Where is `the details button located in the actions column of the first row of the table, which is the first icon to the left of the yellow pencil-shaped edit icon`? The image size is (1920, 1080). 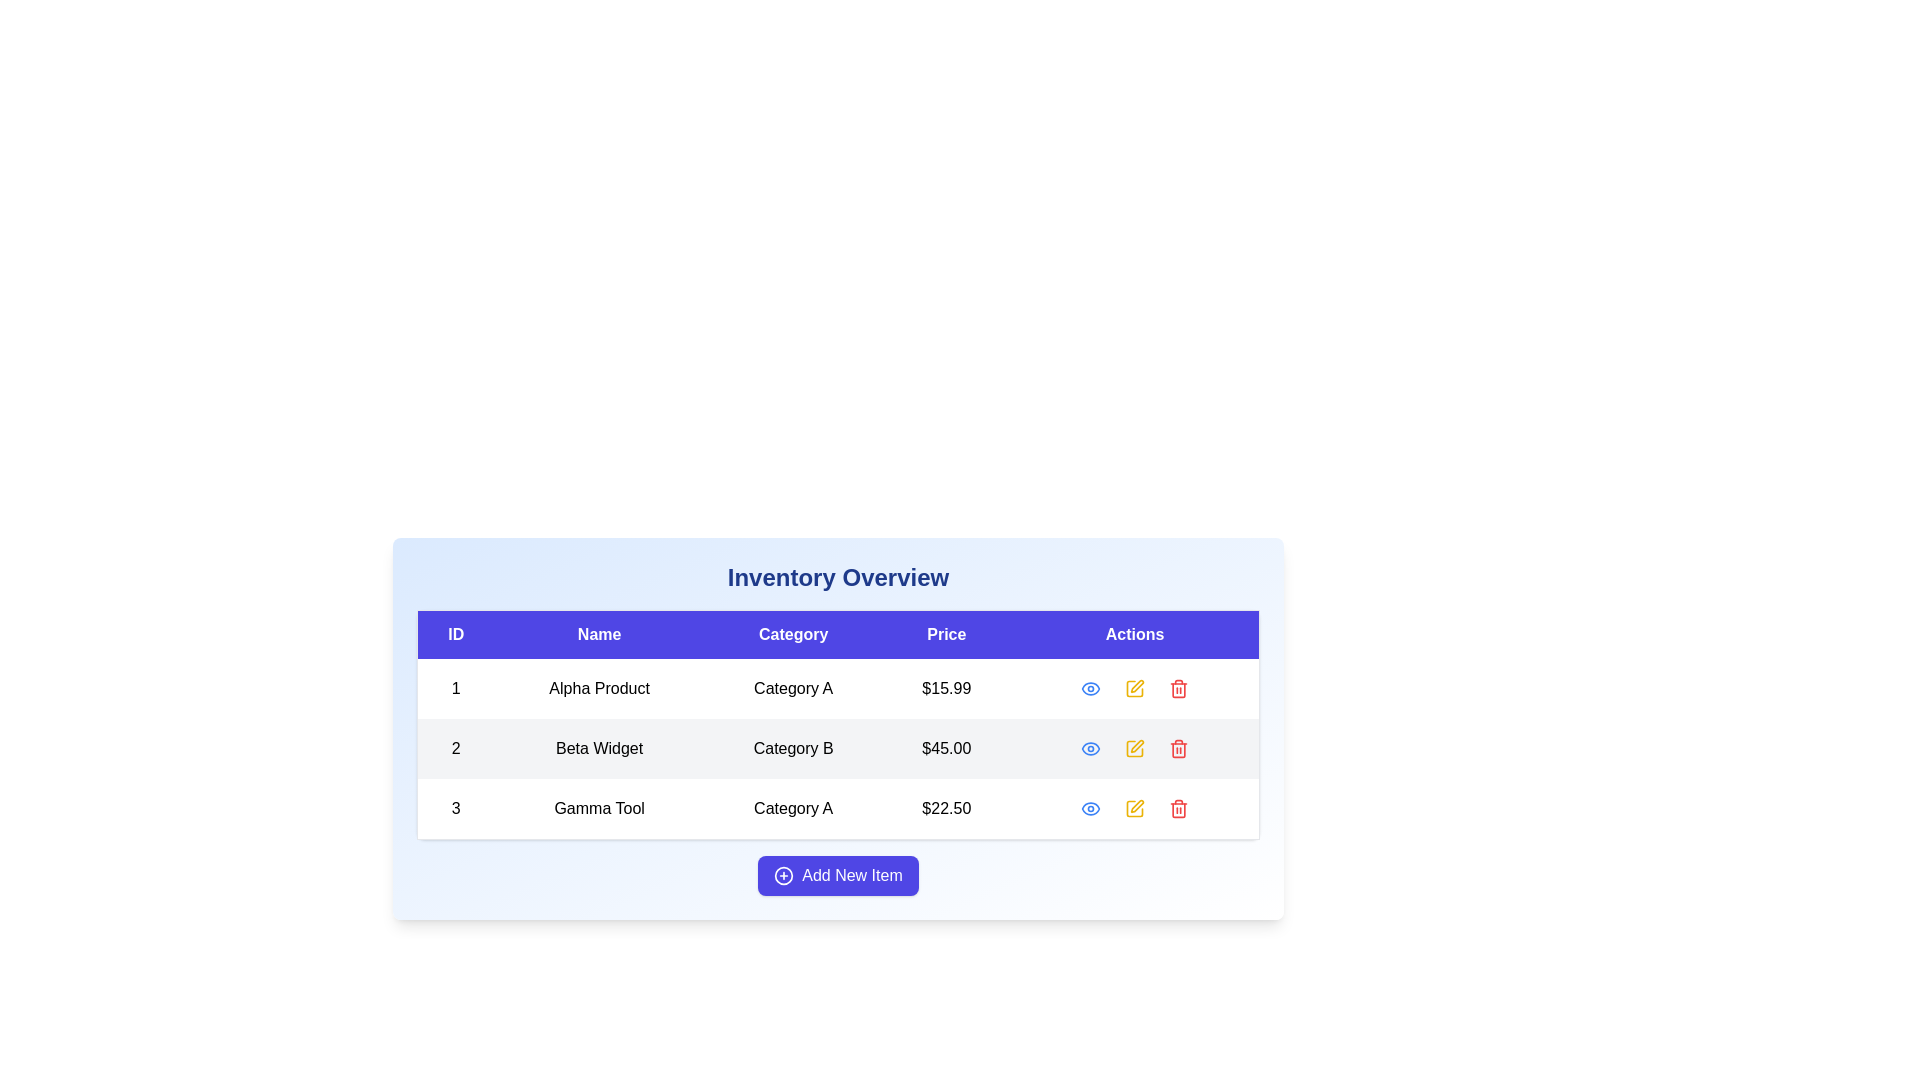 the details button located in the actions column of the first row of the table, which is the first icon to the left of the yellow pencil-shaped edit icon is located at coordinates (1089, 688).